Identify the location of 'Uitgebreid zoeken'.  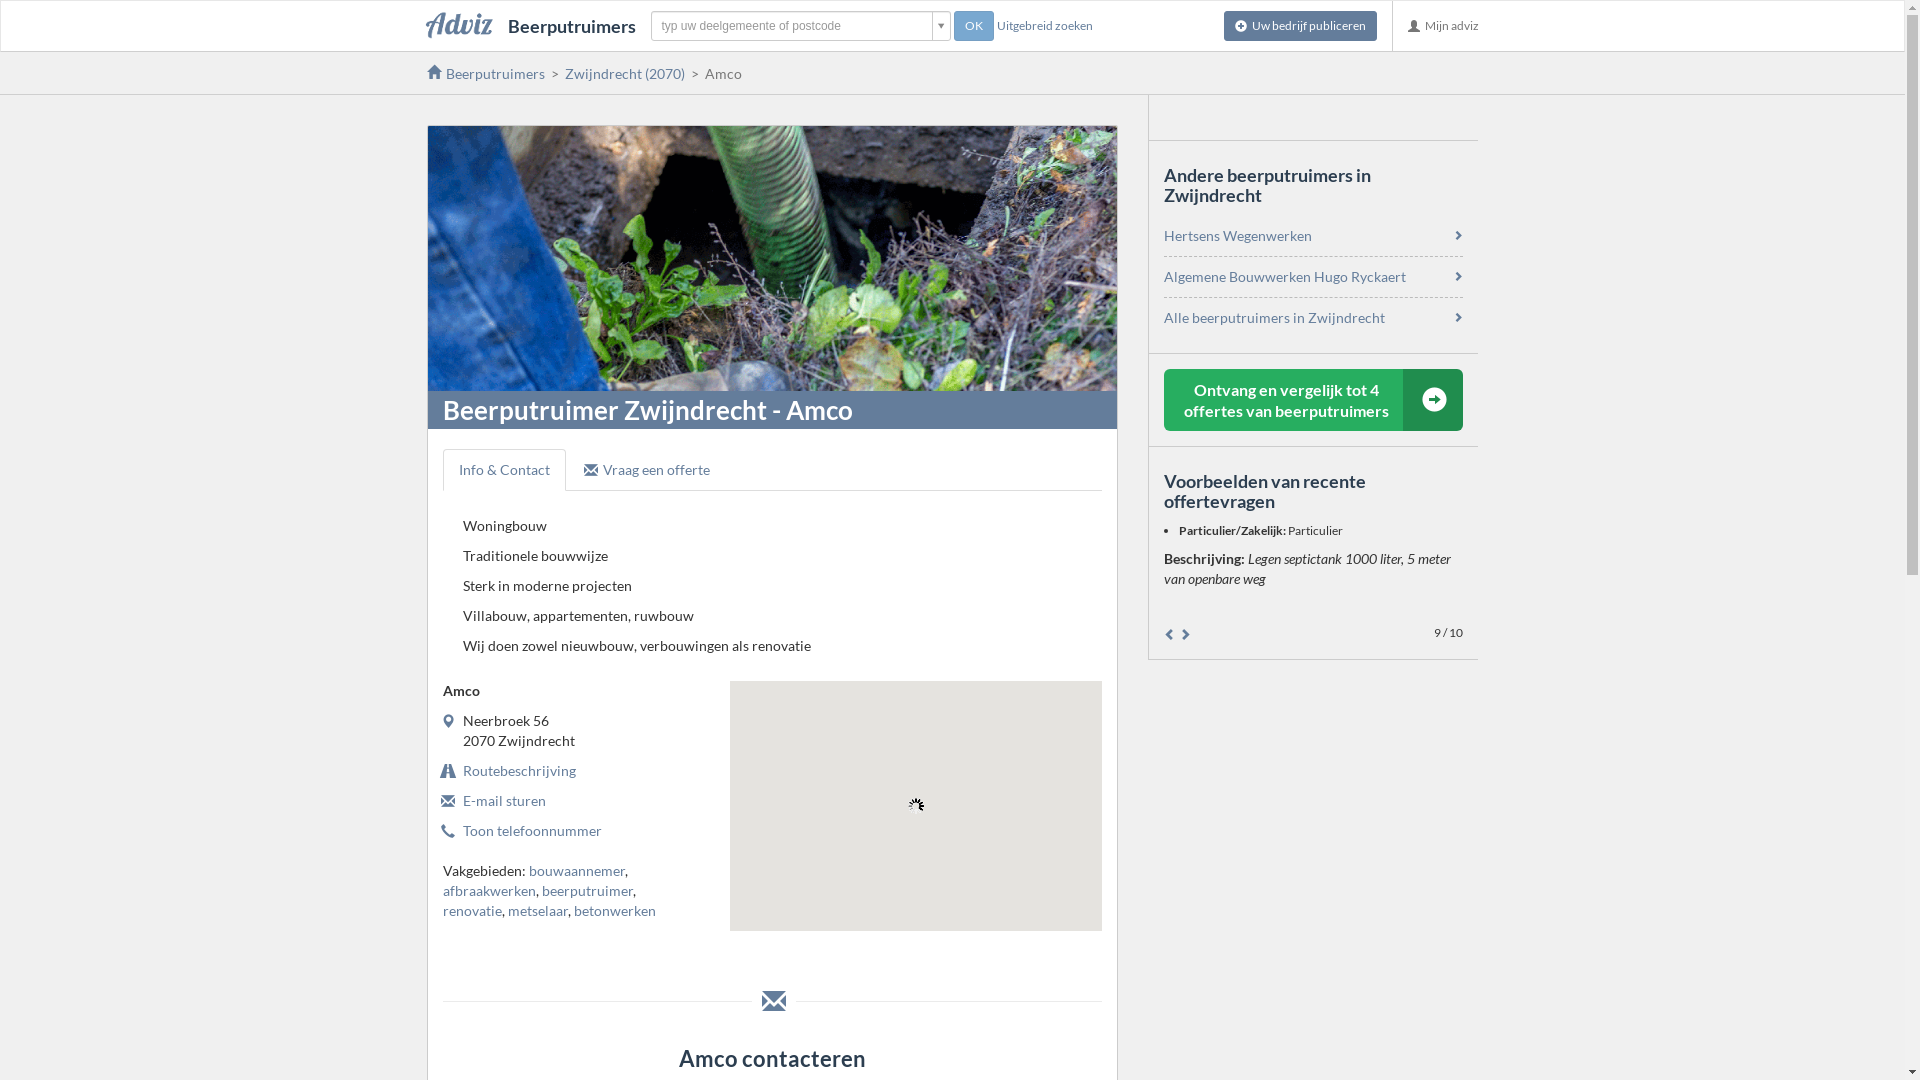
(1042, 25).